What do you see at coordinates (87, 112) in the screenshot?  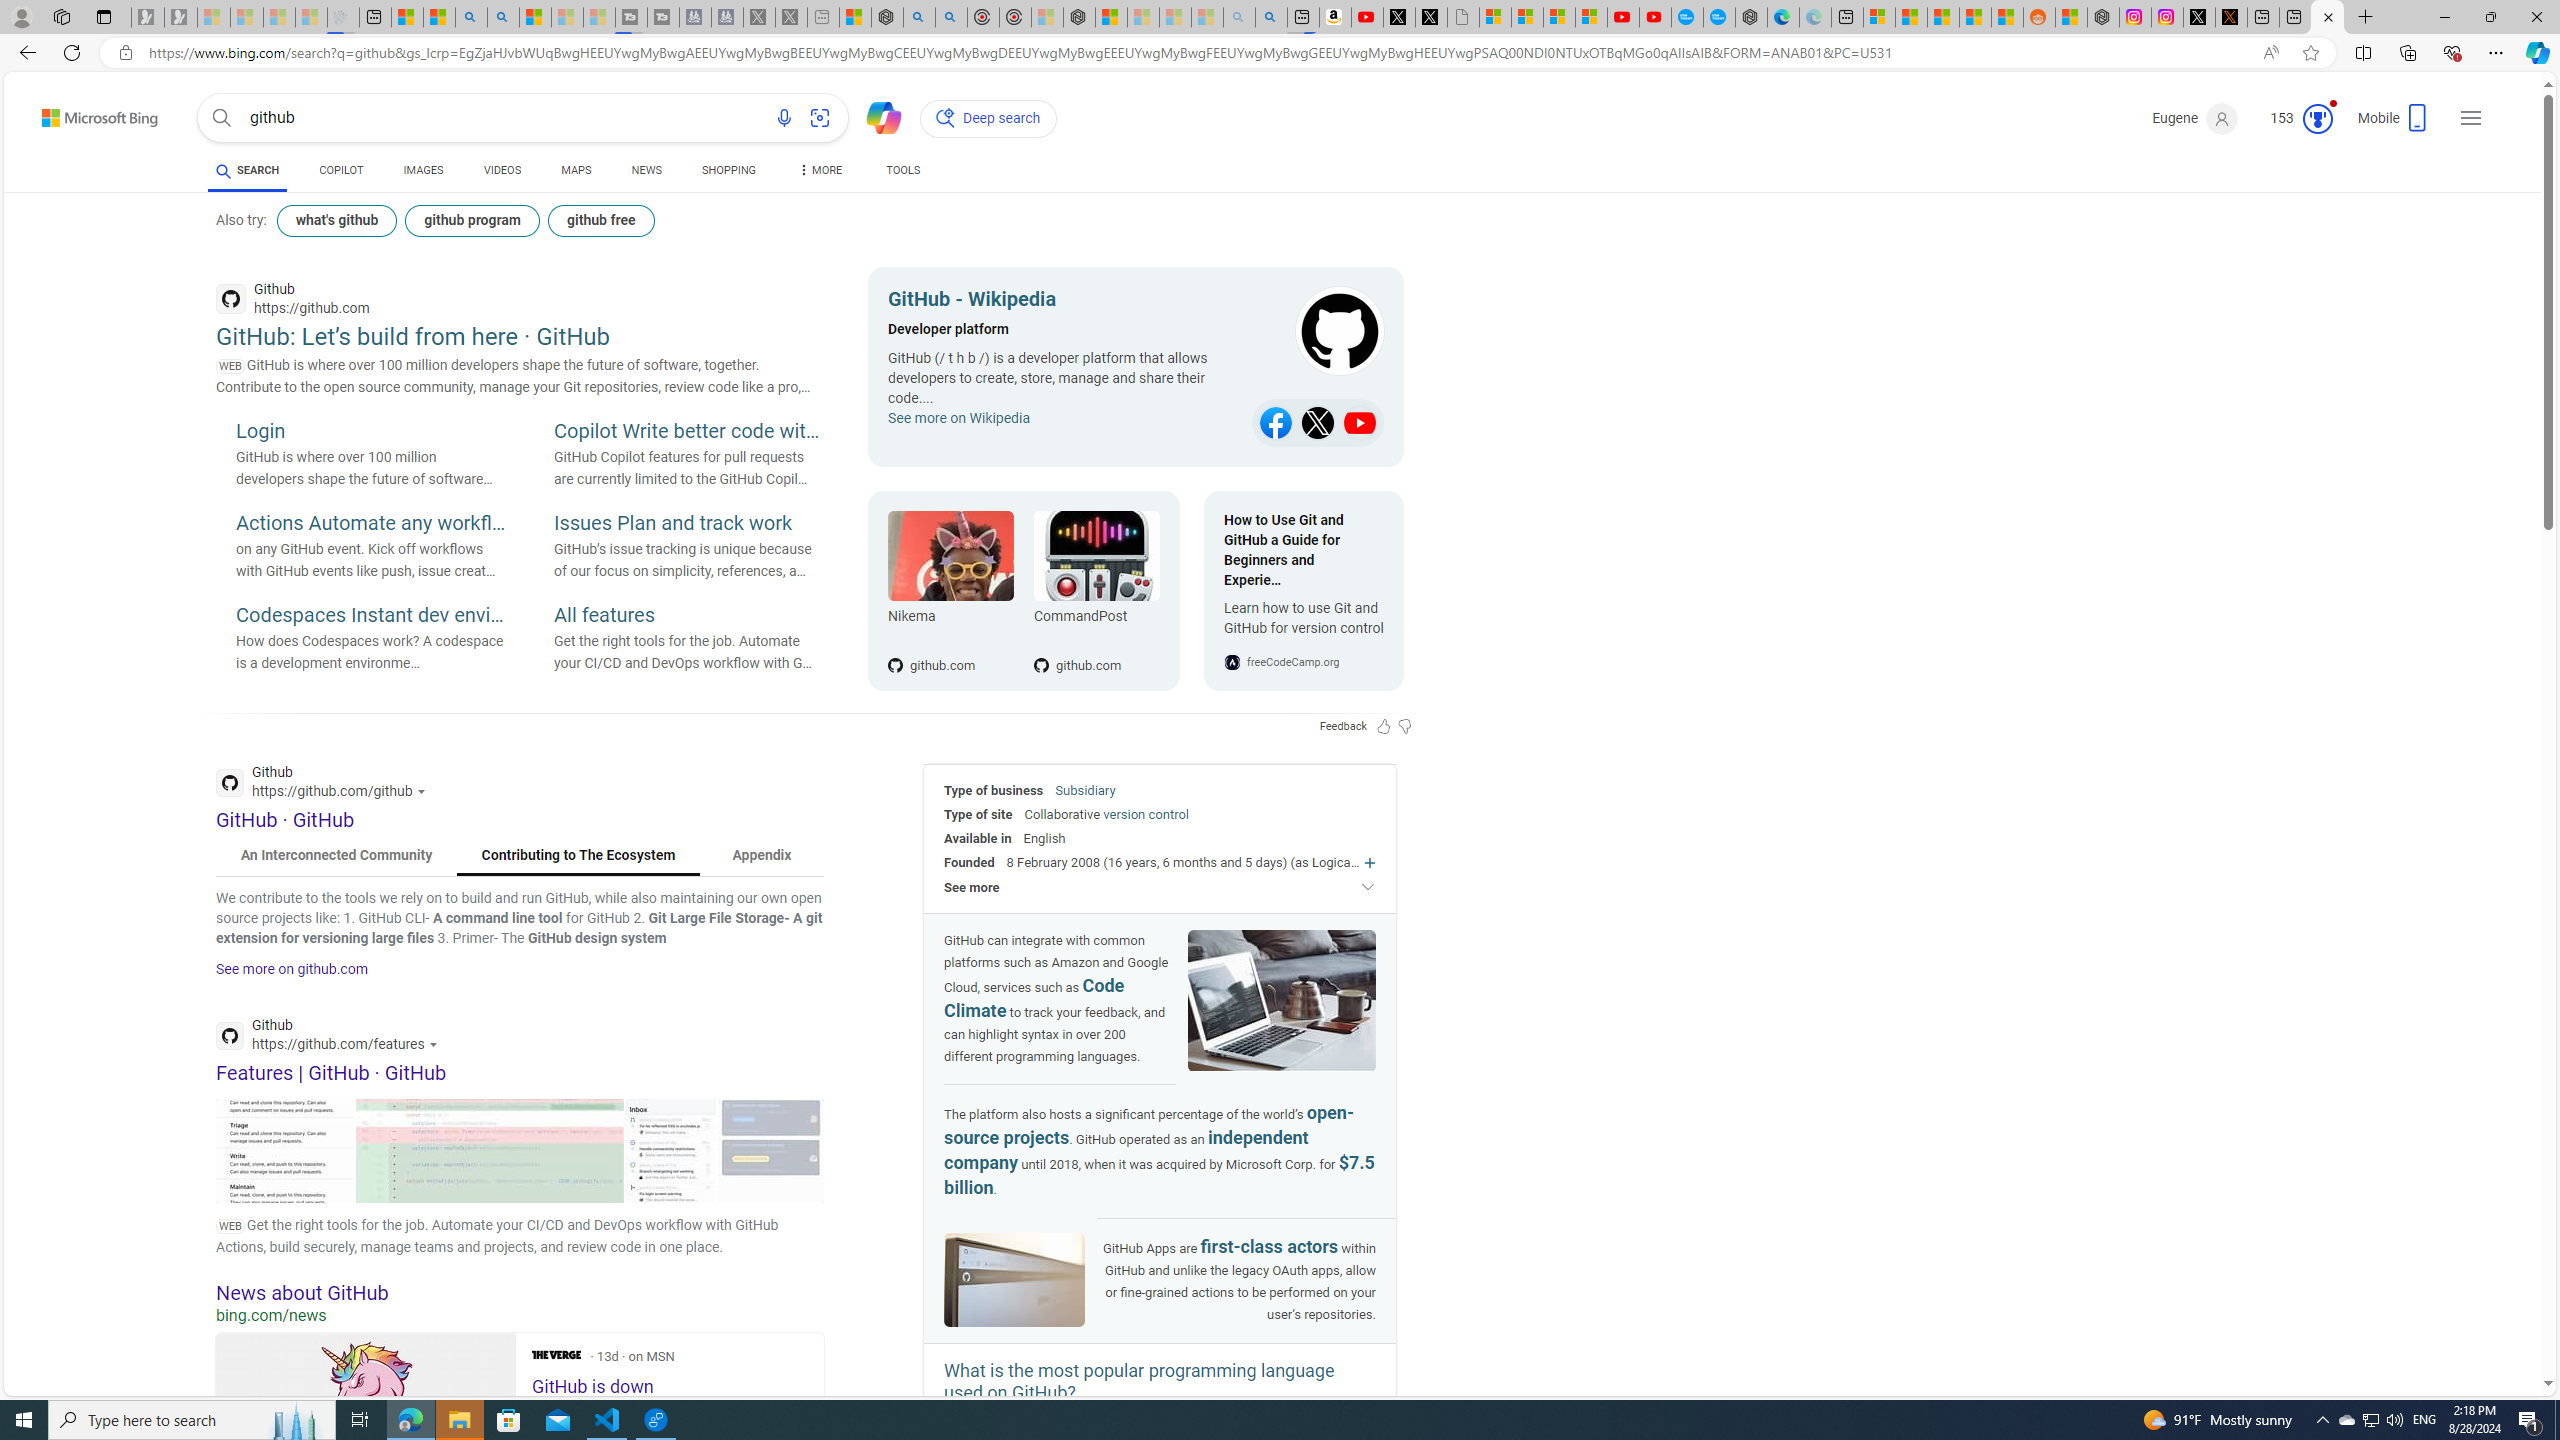 I see `'Back to Bing search'` at bounding box center [87, 112].